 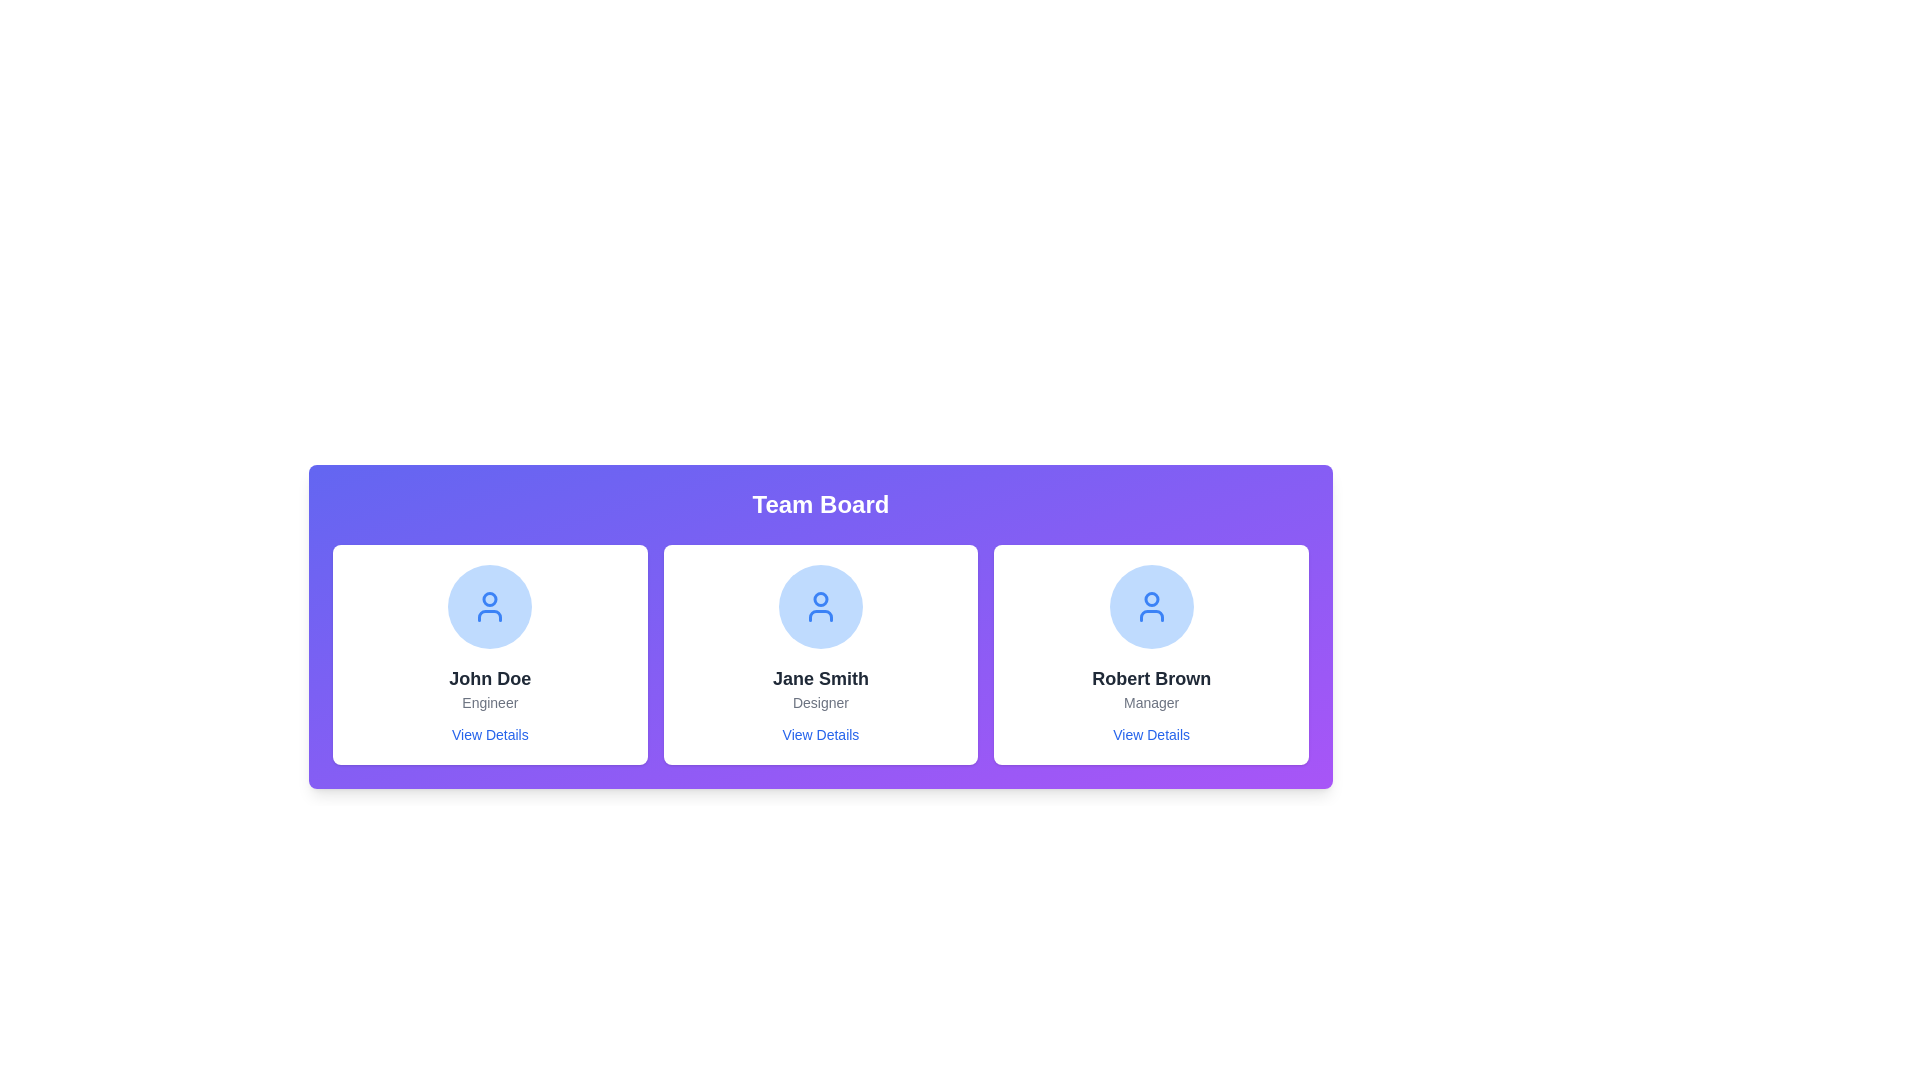 I want to click on the user's profile static icon located at the top section of the card labeled 'Robert Brown Manager View Details', so click(x=1151, y=605).